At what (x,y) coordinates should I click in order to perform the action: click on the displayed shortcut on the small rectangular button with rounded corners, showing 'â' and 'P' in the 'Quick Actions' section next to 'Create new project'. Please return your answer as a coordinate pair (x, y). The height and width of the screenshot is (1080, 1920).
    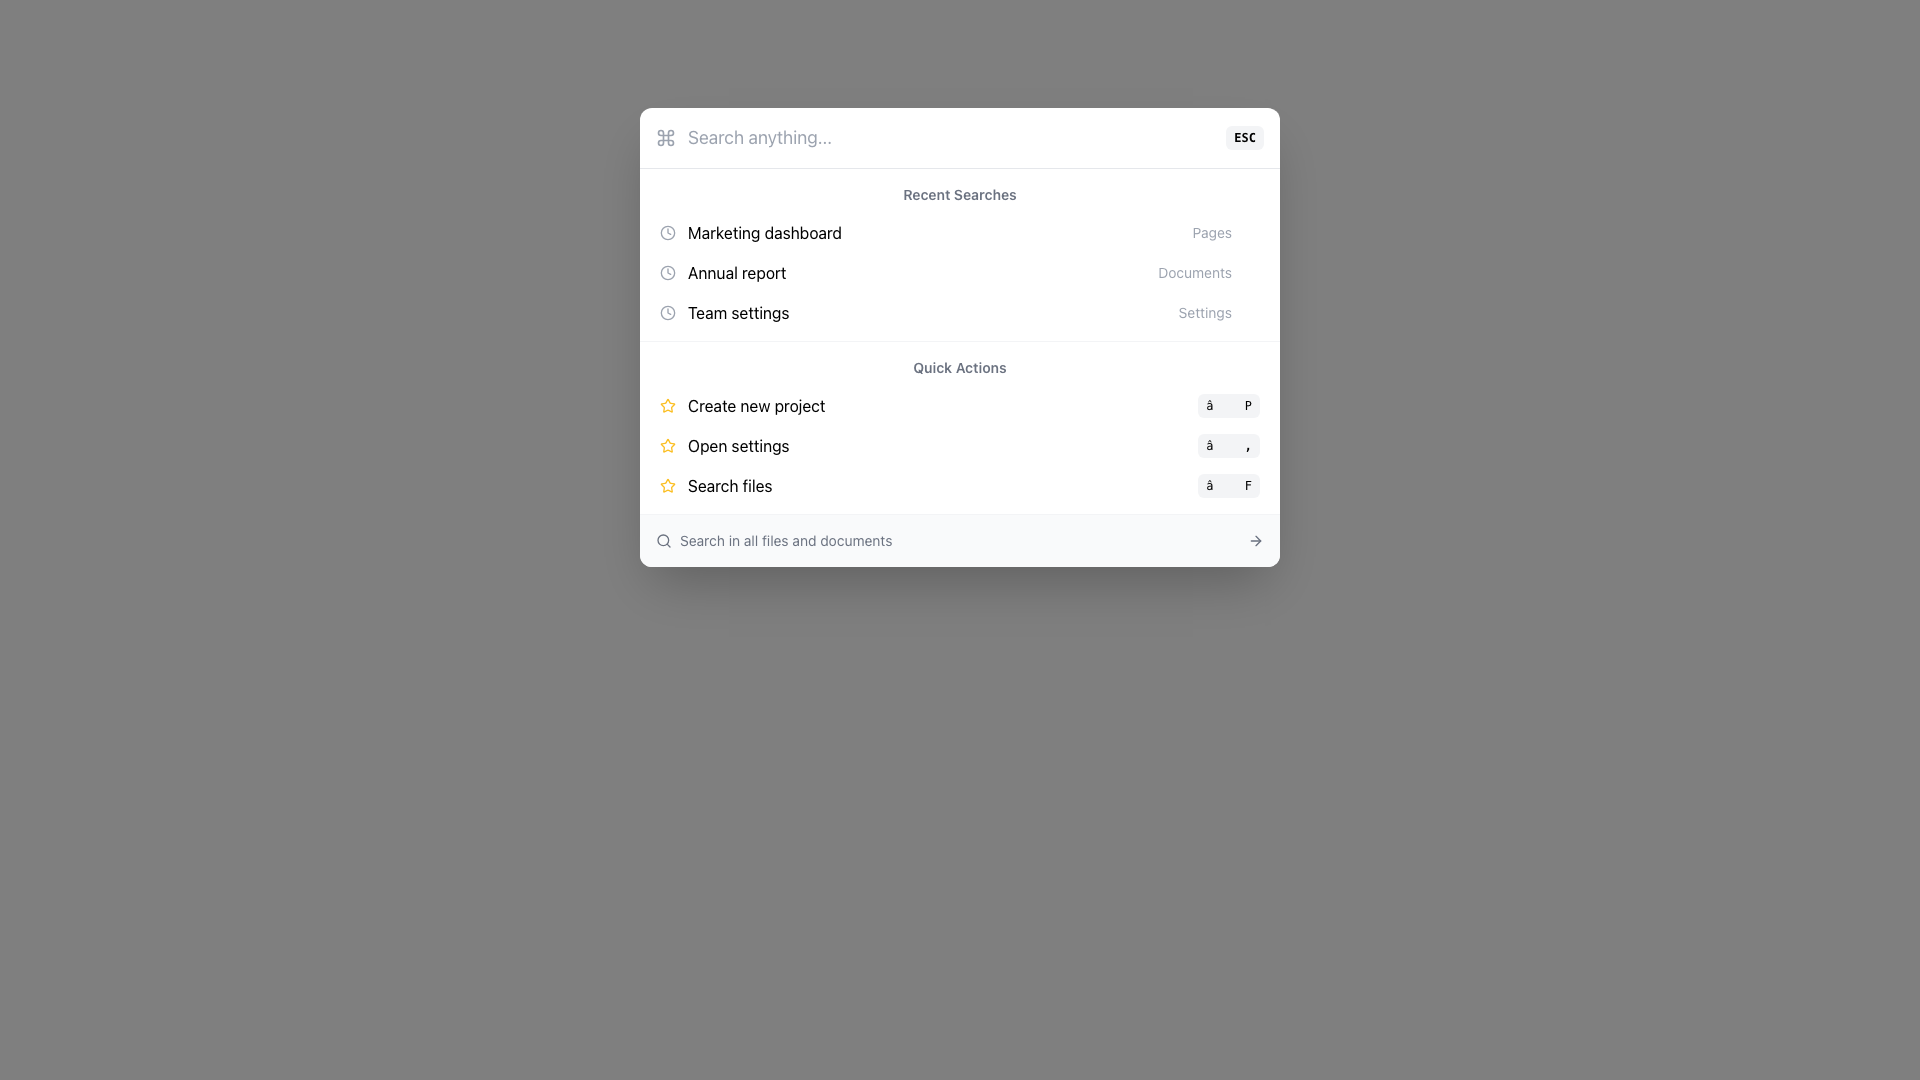
    Looking at the image, I should click on (1228, 405).